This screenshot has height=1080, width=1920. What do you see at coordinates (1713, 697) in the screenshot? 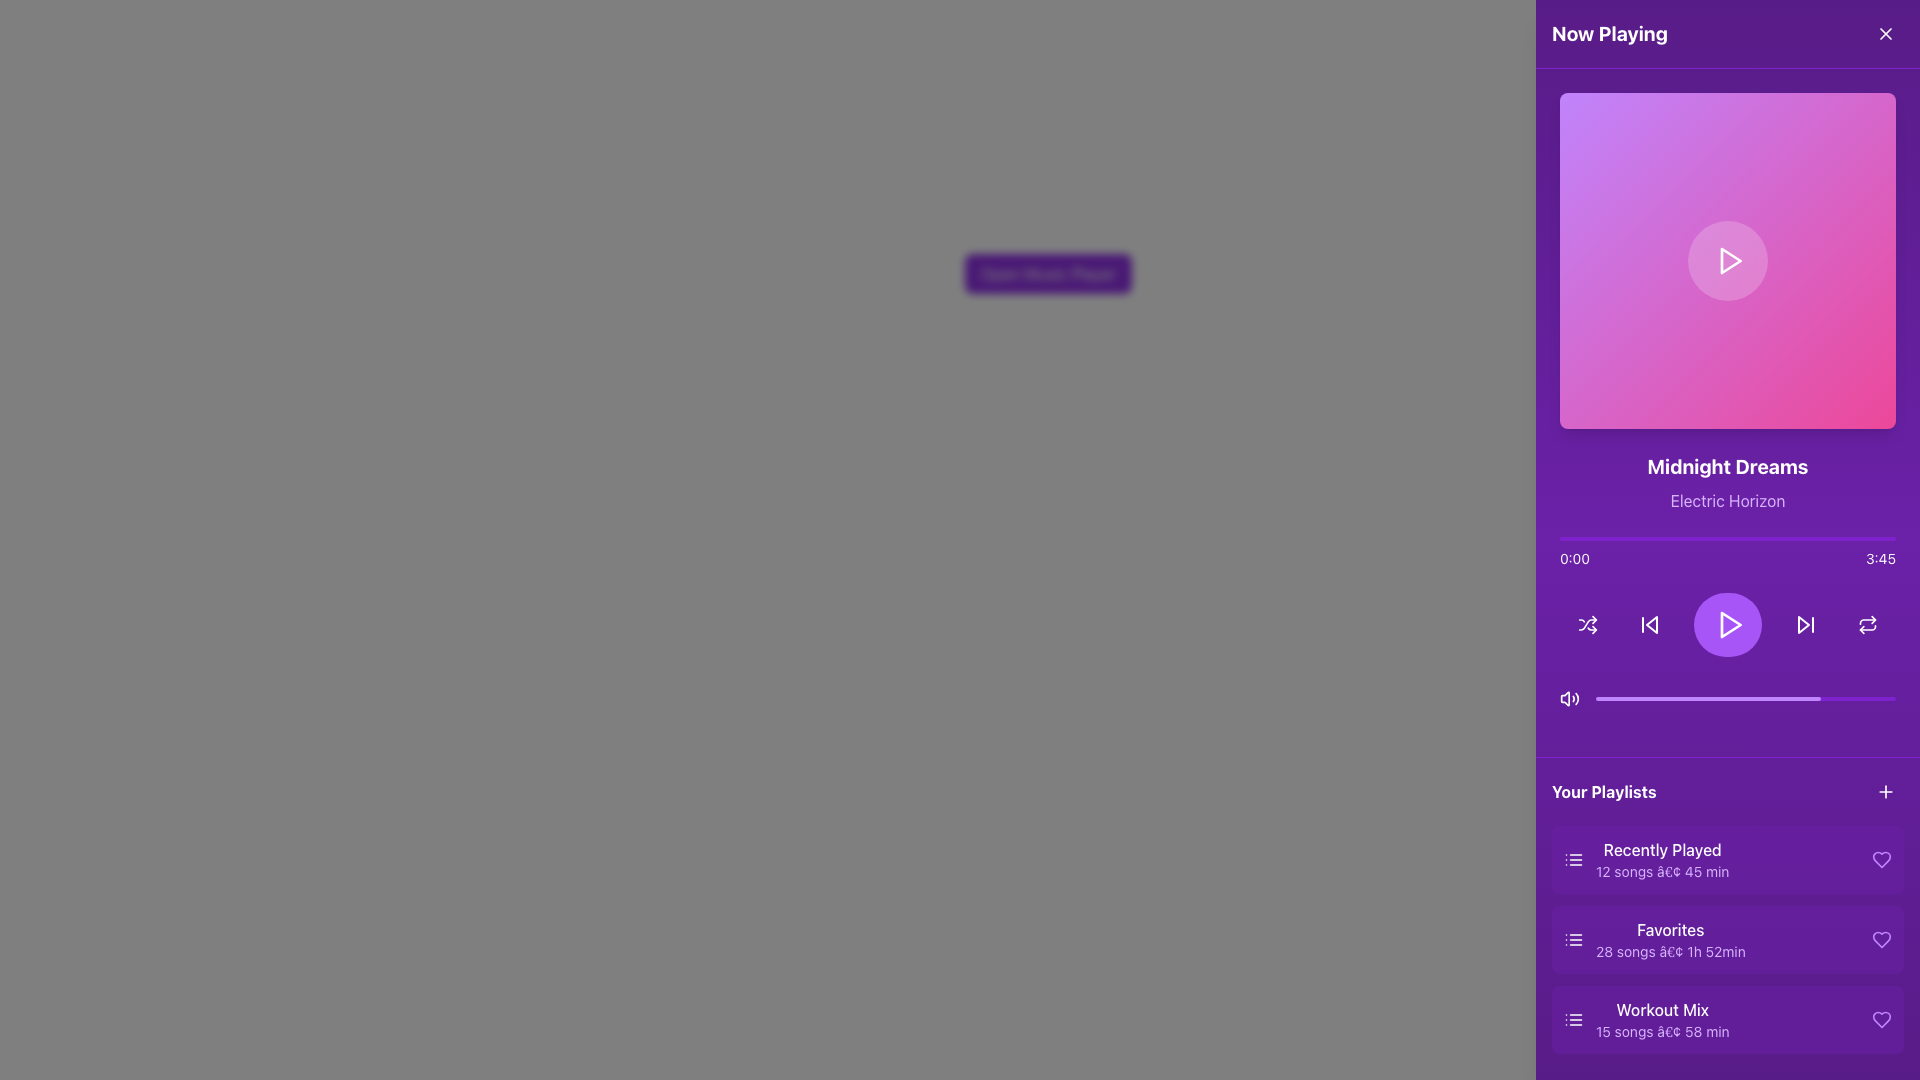
I see `the playback progress` at bounding box center [1713, 697].